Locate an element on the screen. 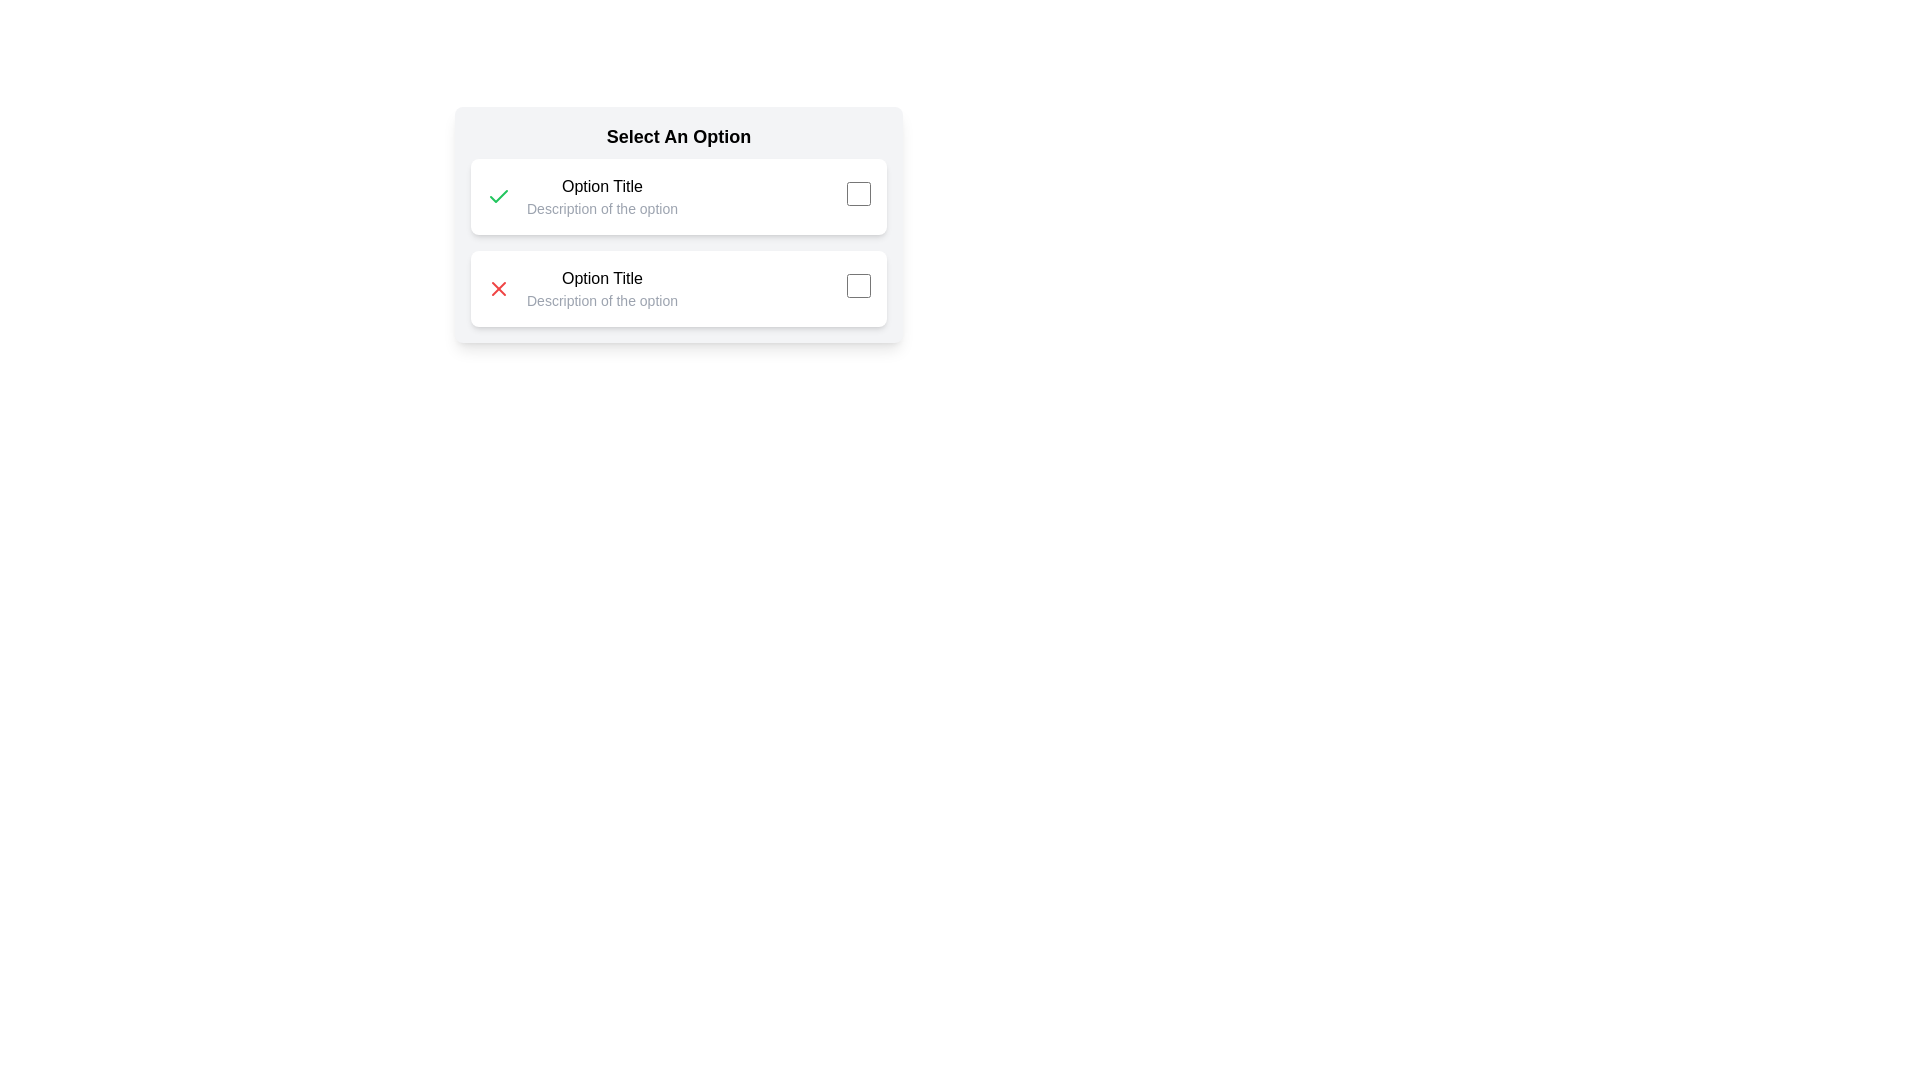  the static text element that serves as the primary title for its option group, located in the second option block of the choice selection interface, to the right of a red cross icon and above descriptive text is located at coordinates (601, 278).